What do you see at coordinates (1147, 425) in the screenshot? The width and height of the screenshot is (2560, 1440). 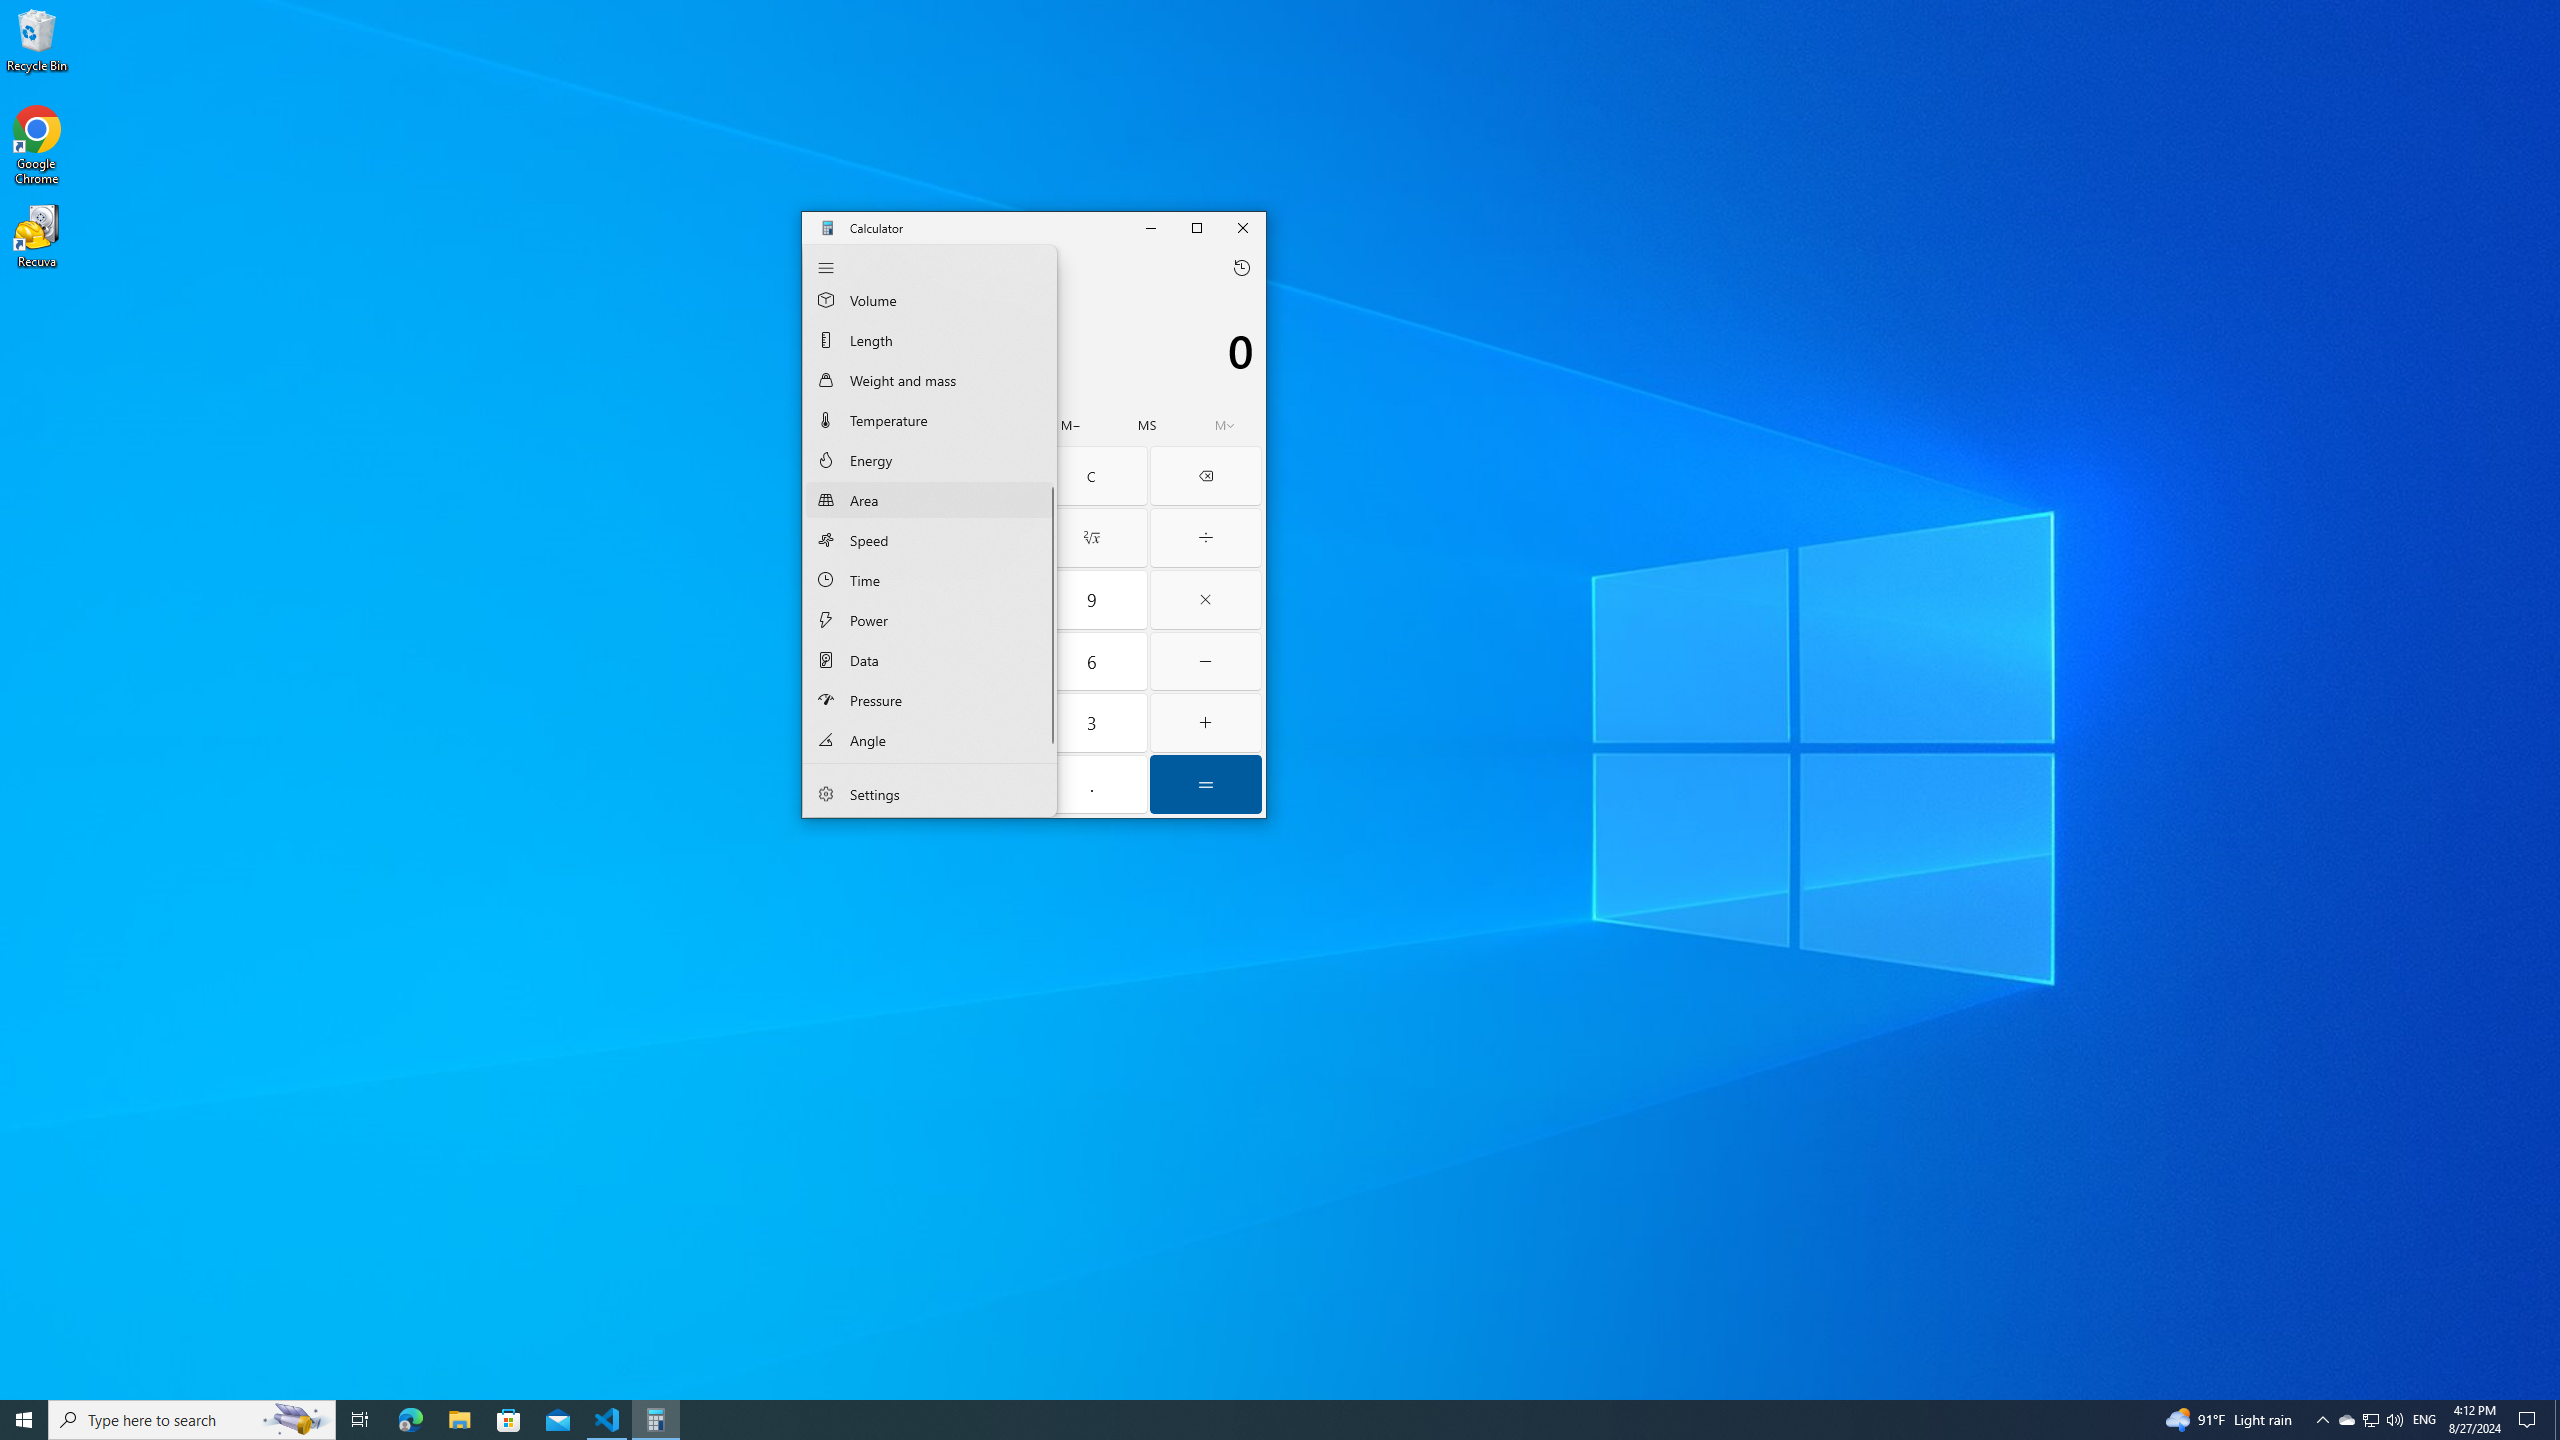 I see `'Memory store'` at bounding box center [1147, 425].